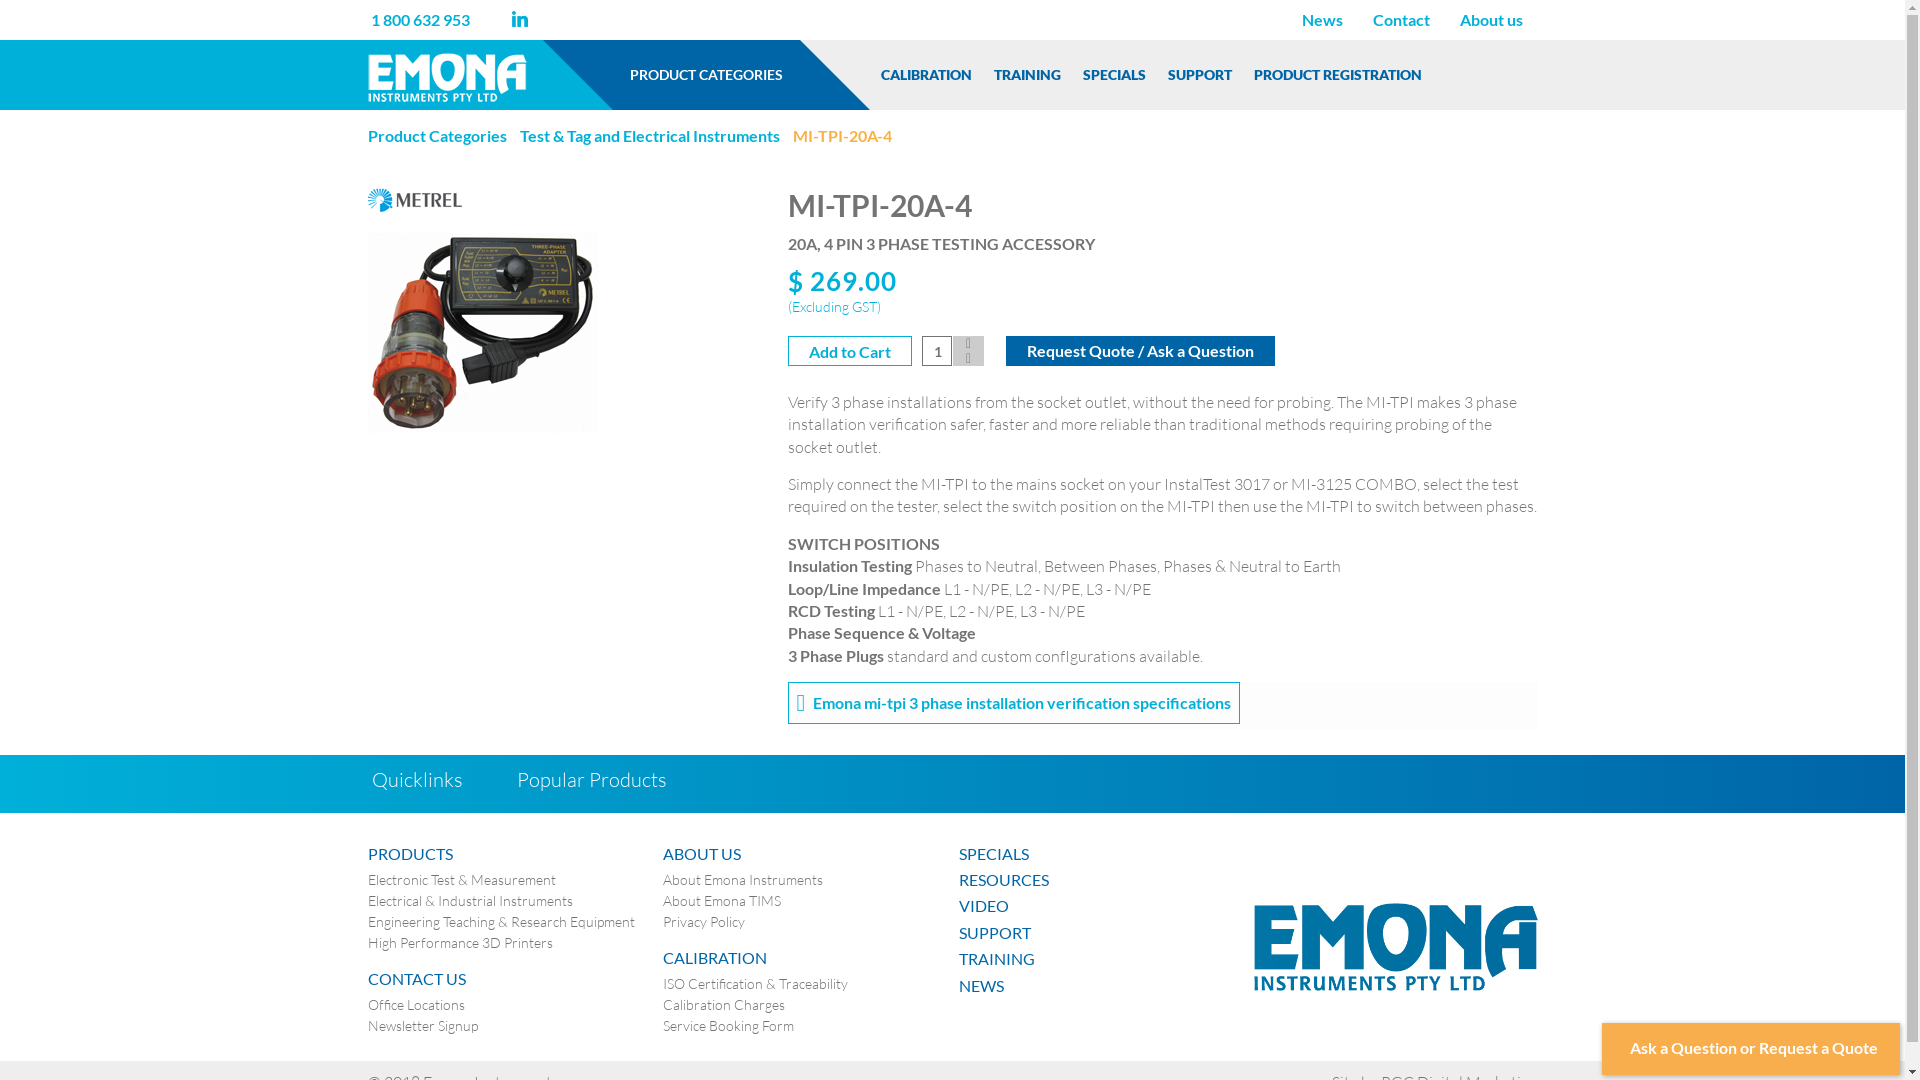 The image size is (1920, 1080). I want to click on 'Privacy Policy', so click(704, 921).